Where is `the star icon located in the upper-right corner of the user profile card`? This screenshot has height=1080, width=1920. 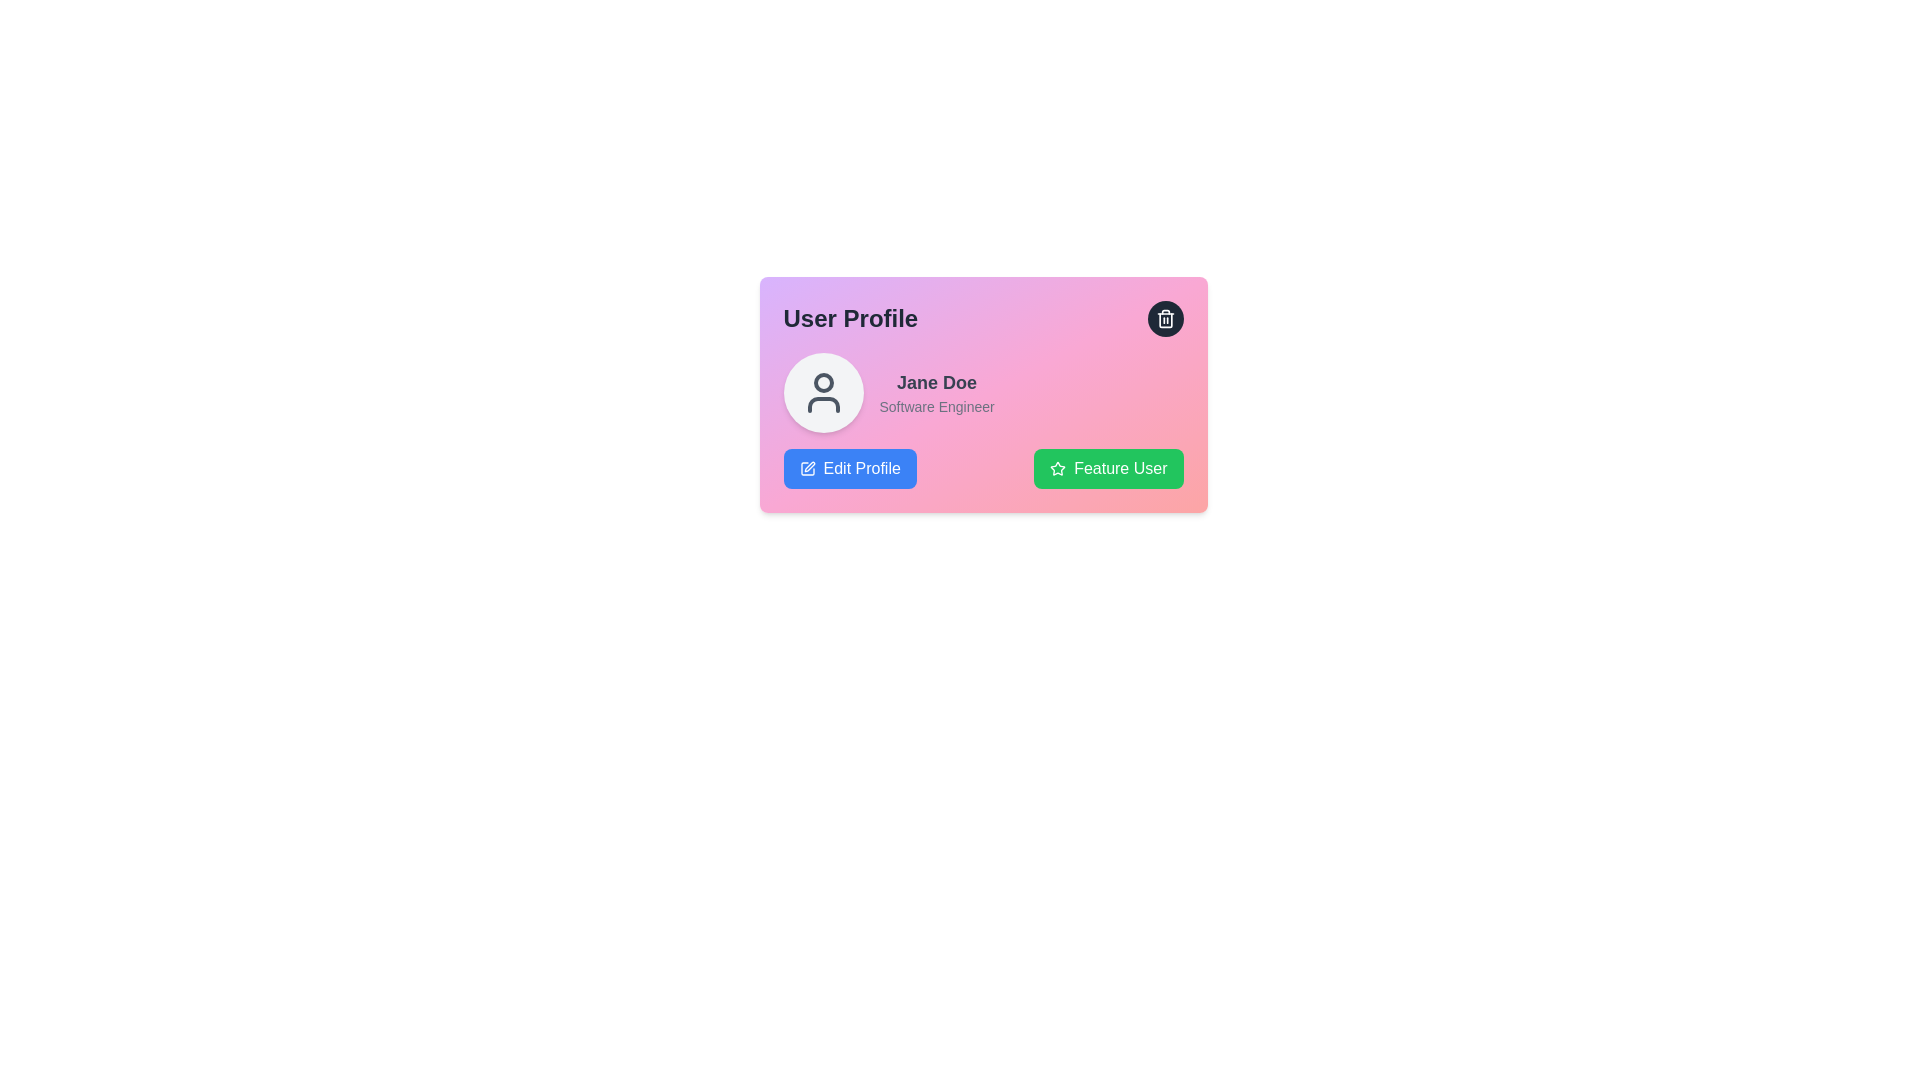 the star icon located in the upper-right corner of the user profile card is located at coordinates (1056, 467).